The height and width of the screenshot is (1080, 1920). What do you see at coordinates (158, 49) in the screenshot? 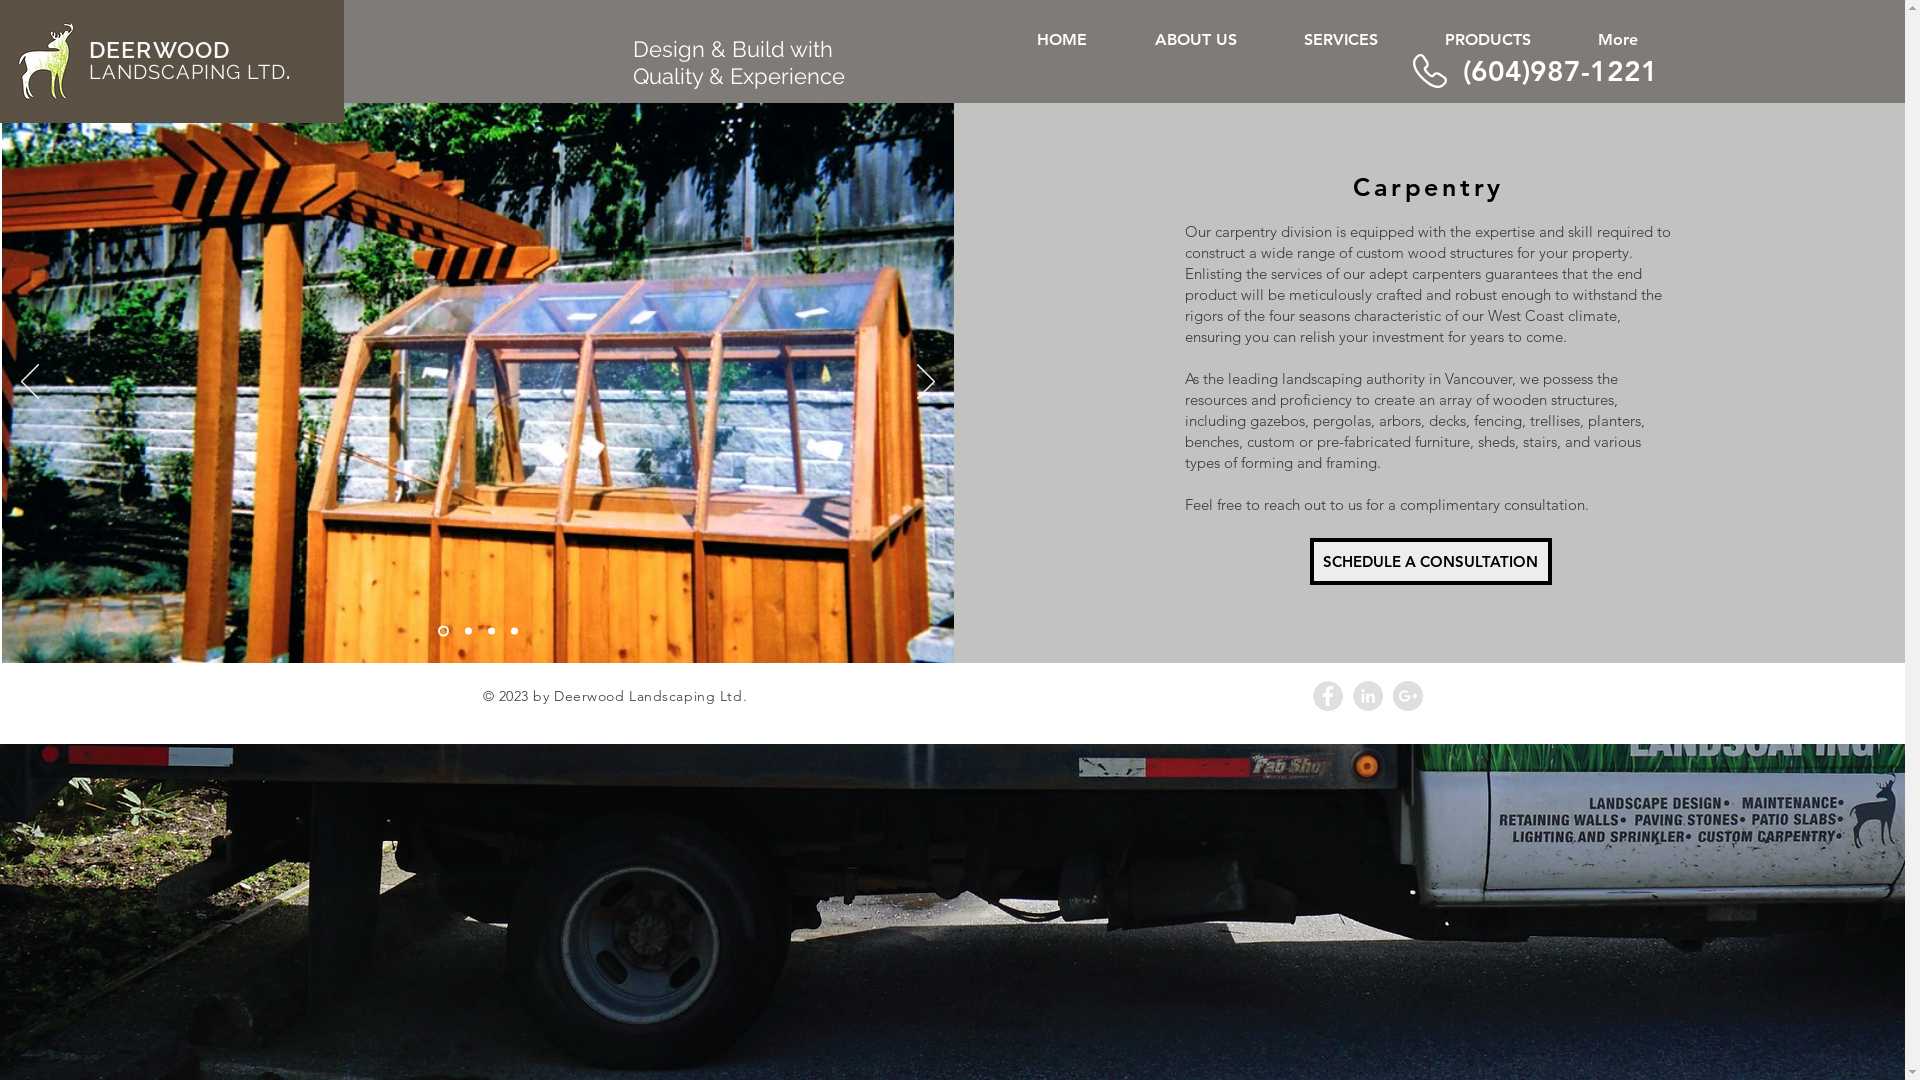
I see `'DEERWOOD'` at bounding box center [158, 49].